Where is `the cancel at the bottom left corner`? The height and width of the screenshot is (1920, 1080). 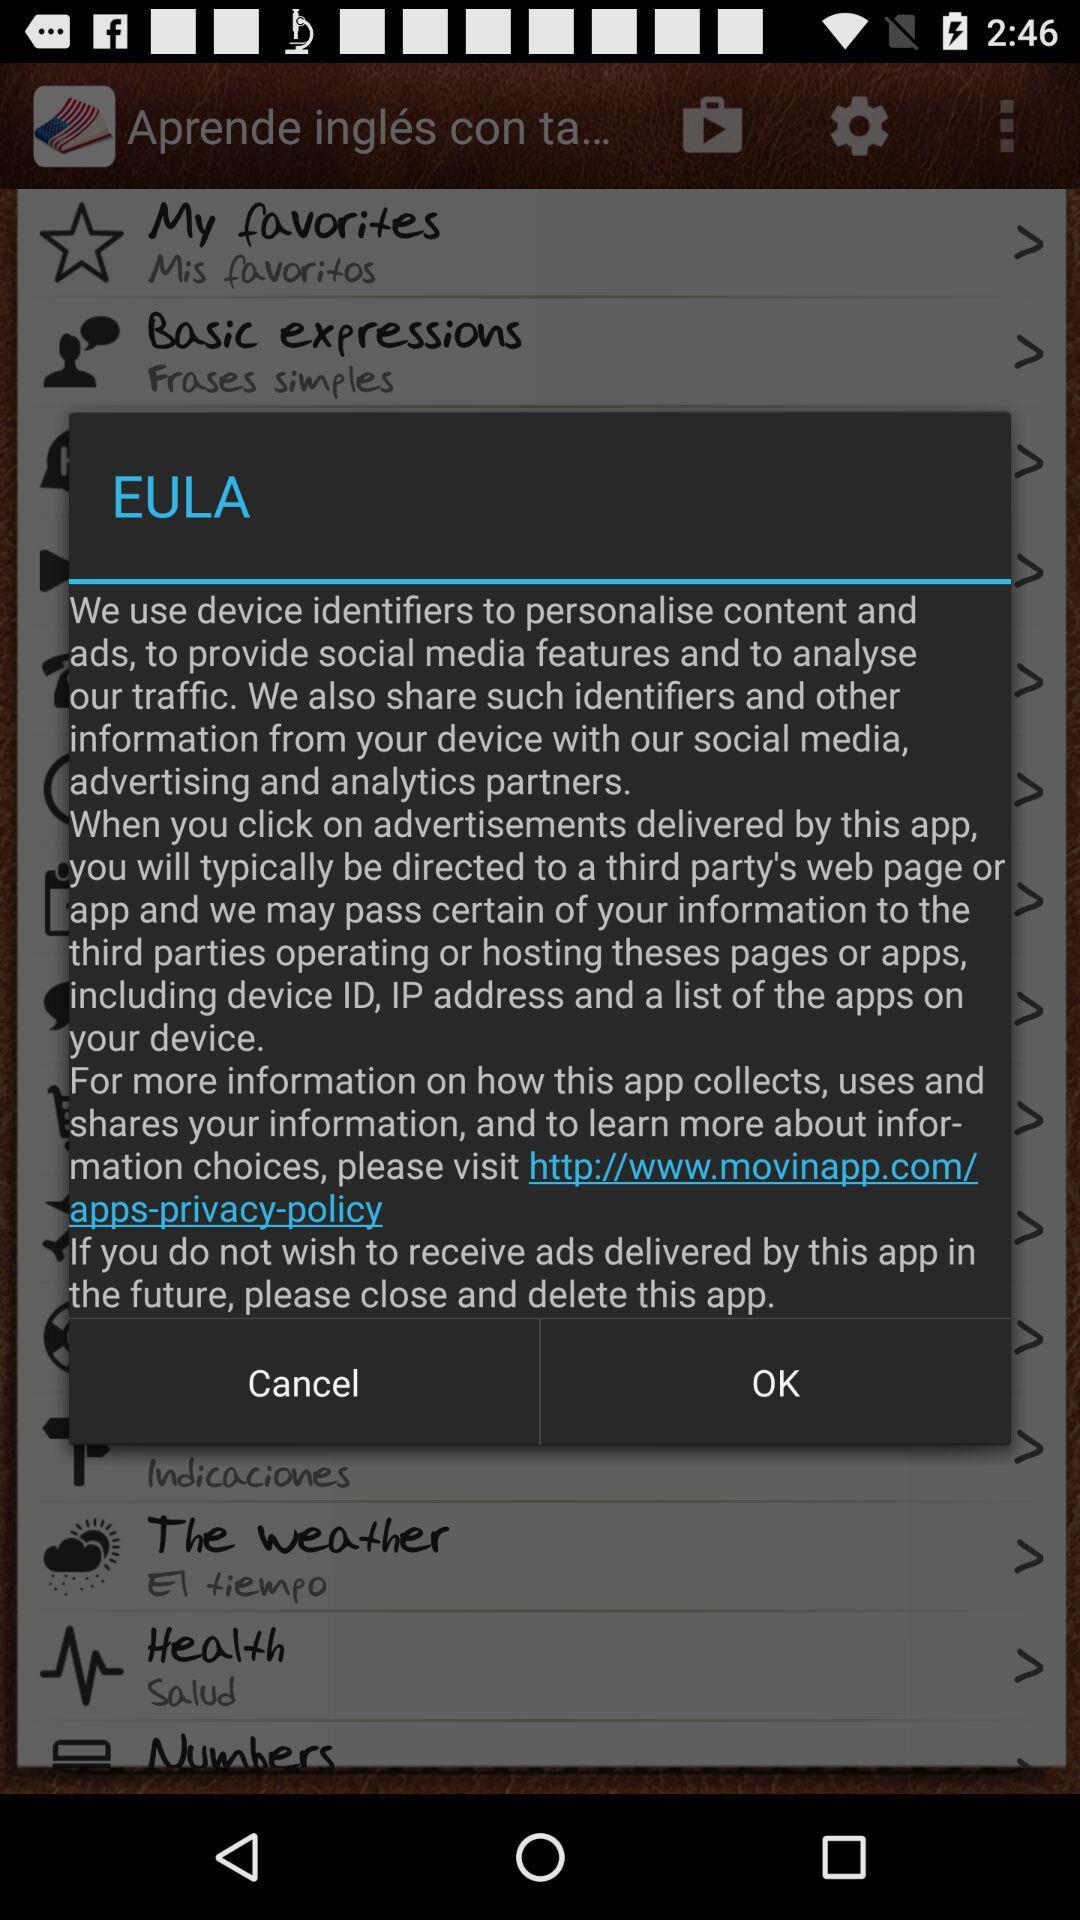
the cancel at the bottom left corner is located at coordinates (304, 1381).